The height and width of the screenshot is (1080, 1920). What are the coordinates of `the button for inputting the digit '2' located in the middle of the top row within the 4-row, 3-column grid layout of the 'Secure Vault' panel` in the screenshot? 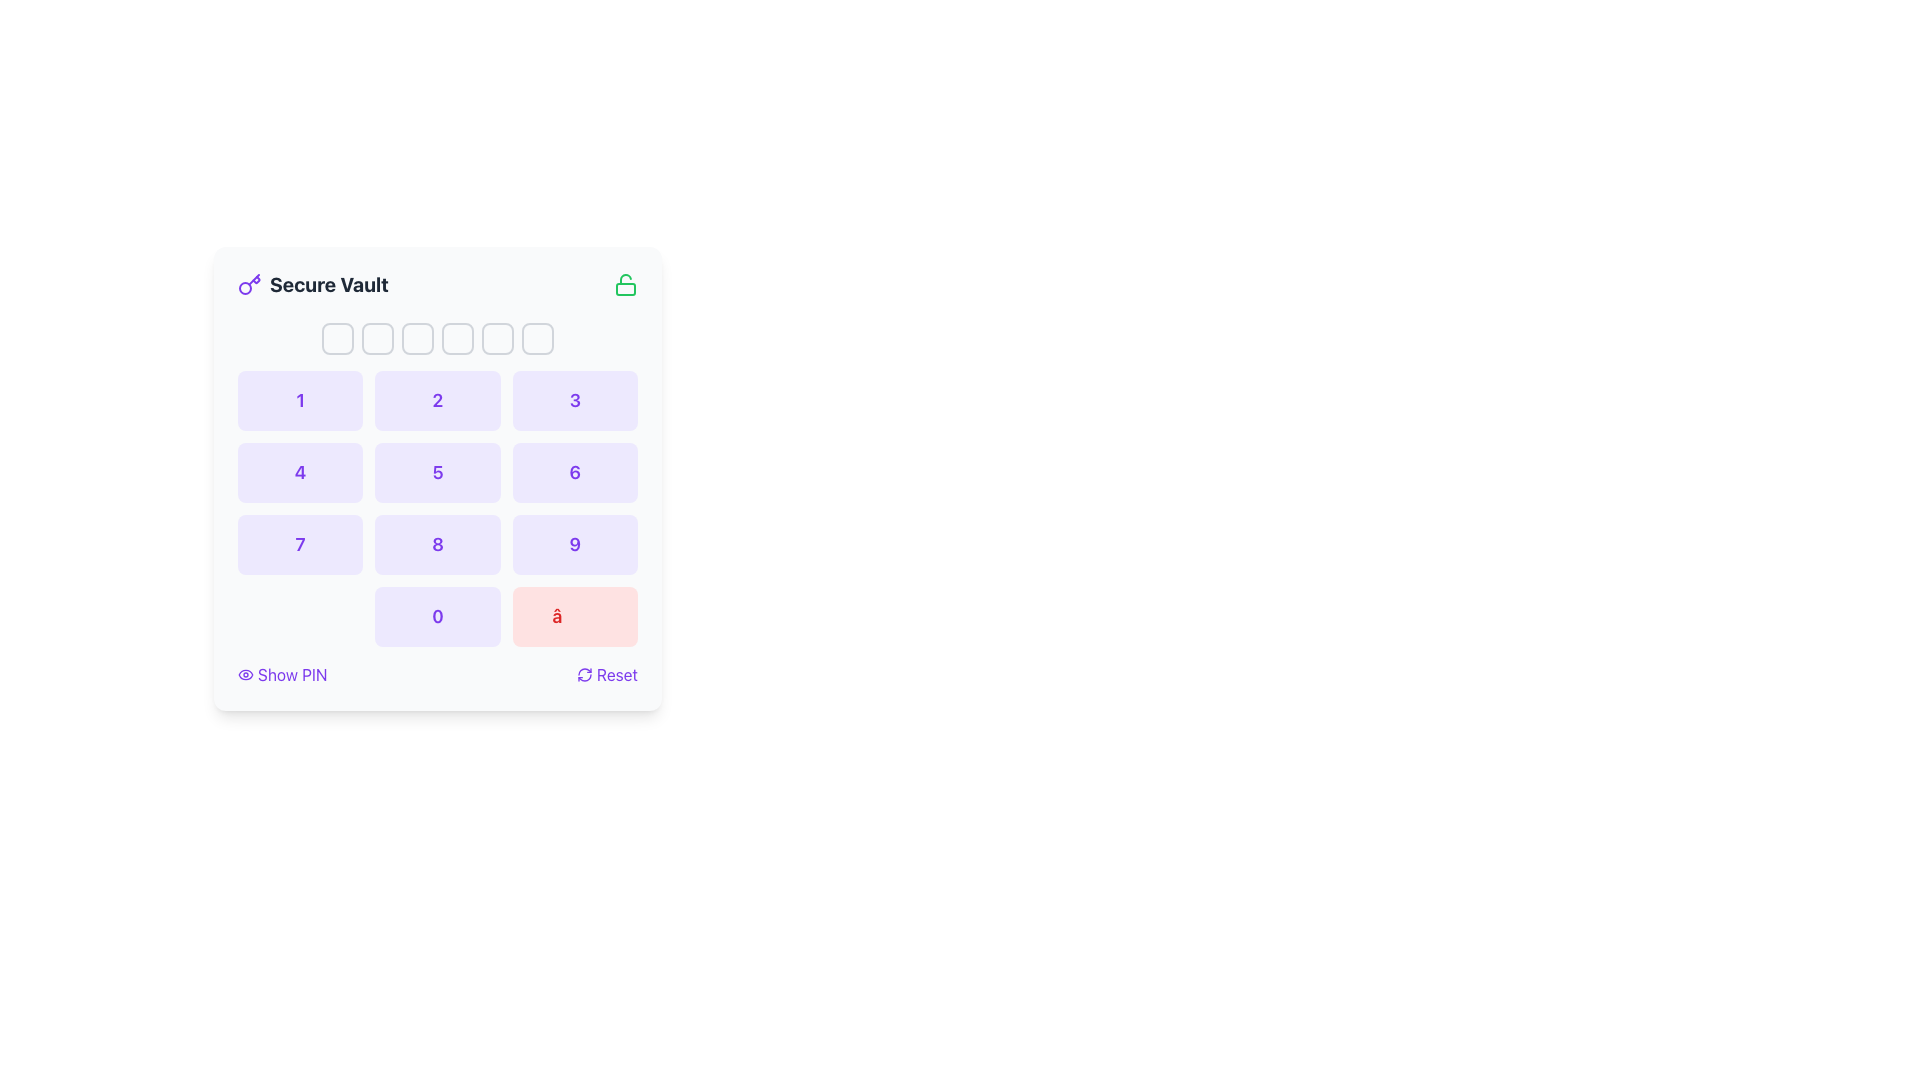 It's located at (436, 401).